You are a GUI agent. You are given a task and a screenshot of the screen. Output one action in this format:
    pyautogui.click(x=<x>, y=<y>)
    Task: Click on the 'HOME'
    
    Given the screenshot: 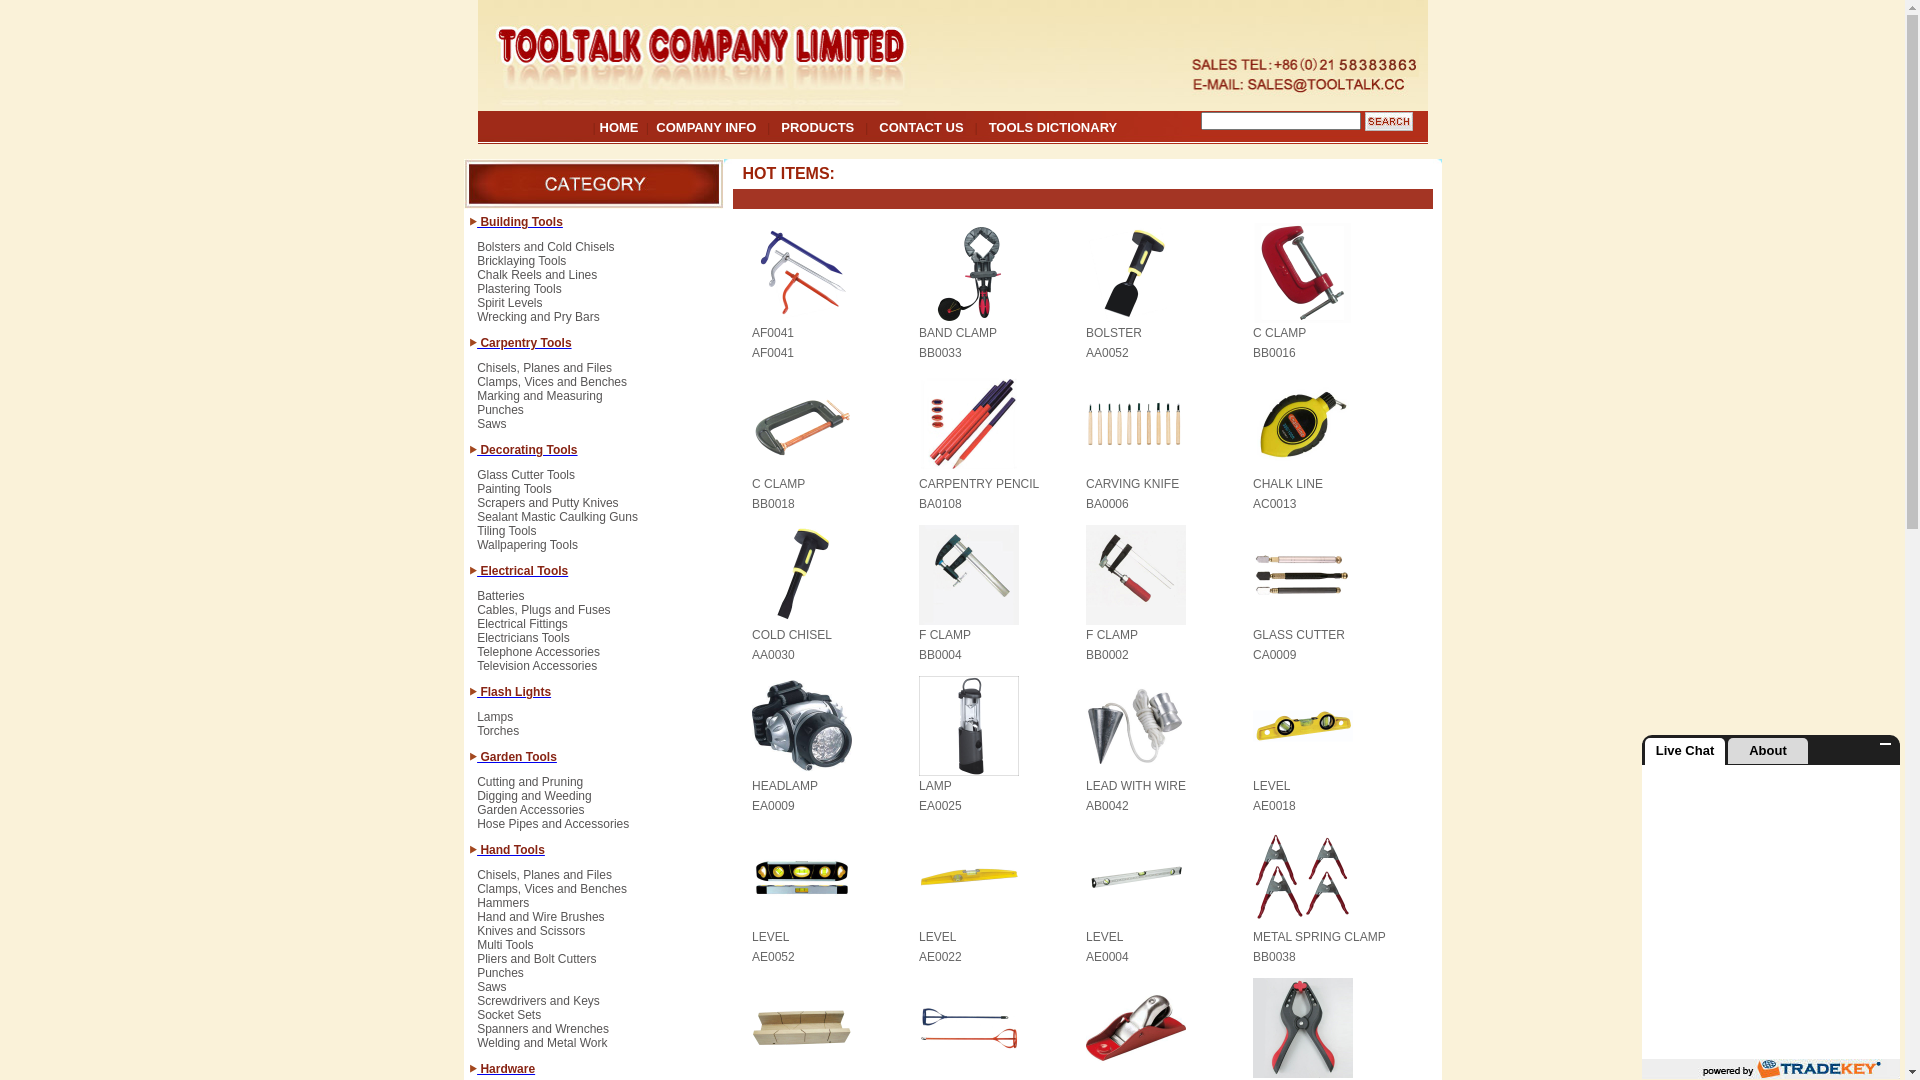 What is the action you would take?
    pyautogui.click(x=618, y=127)
    